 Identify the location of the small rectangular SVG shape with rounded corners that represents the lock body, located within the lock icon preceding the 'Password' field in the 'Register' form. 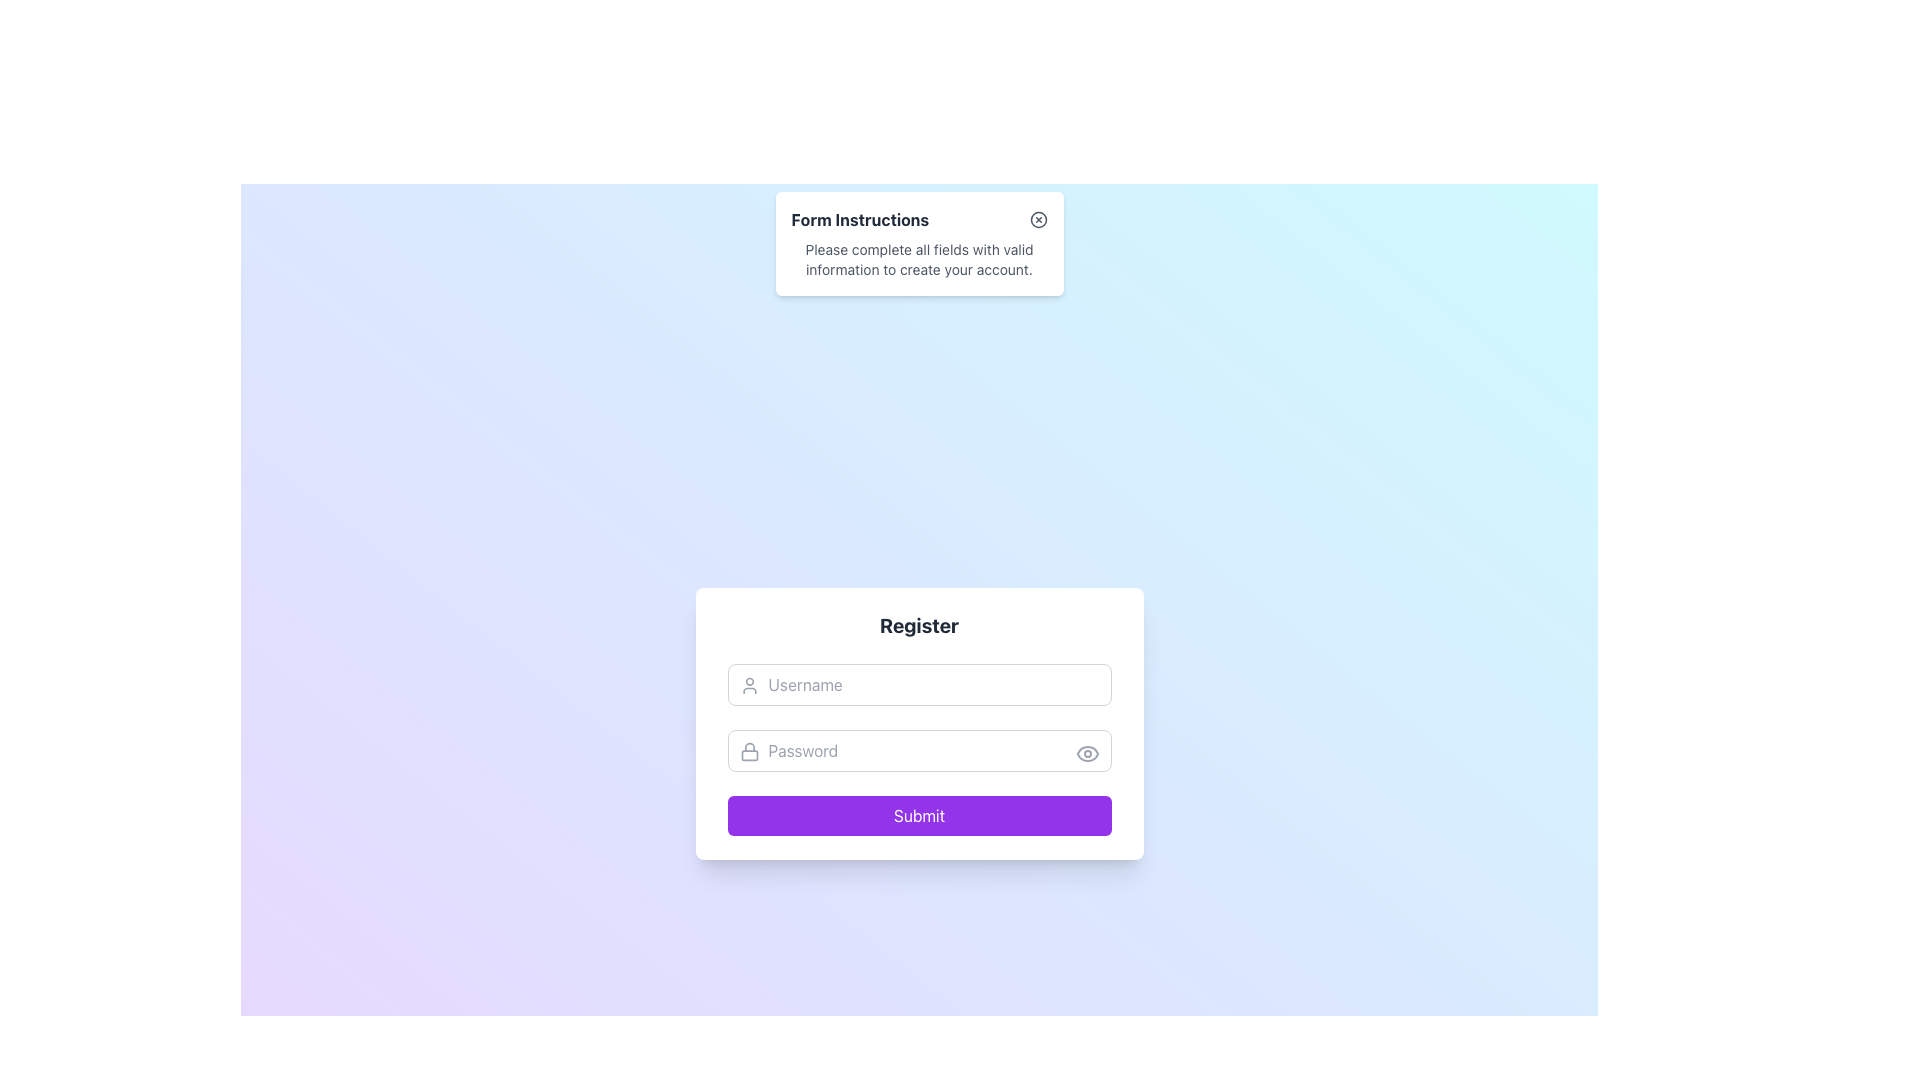
(748, 755).